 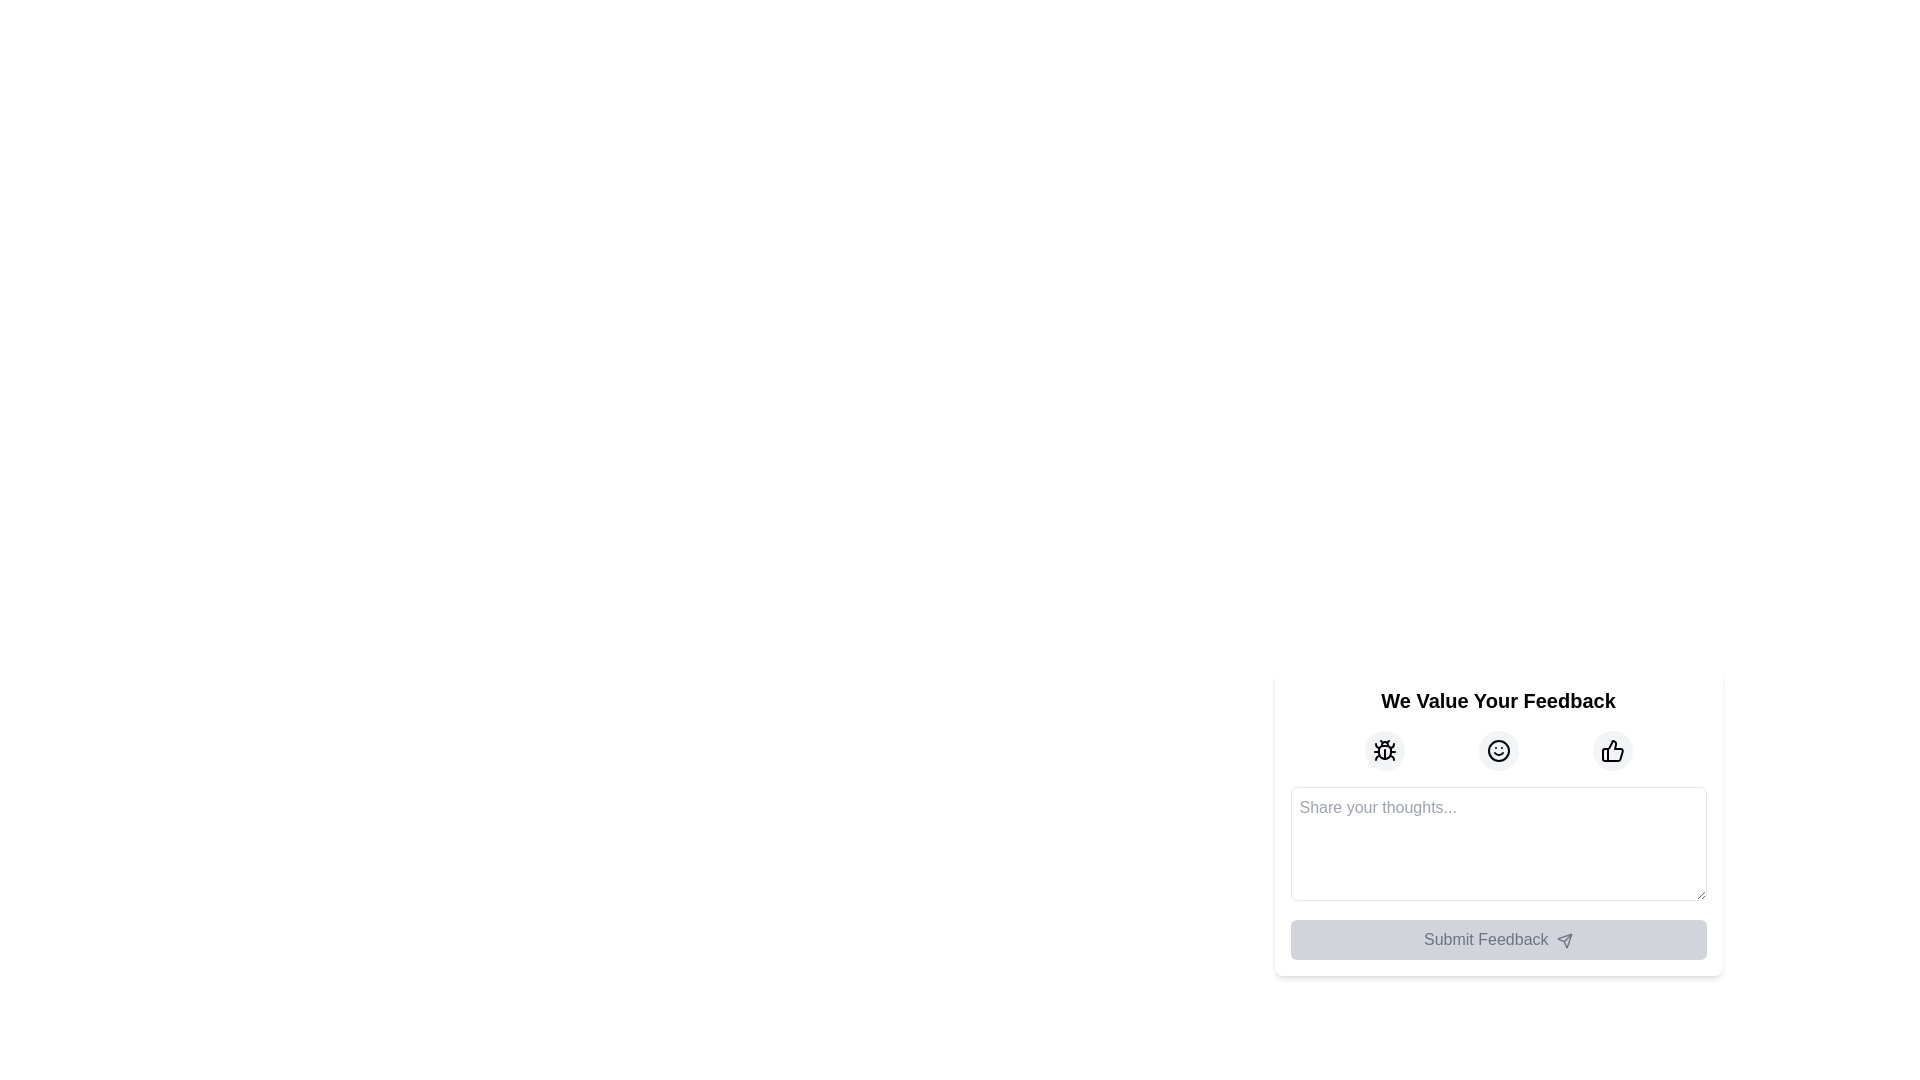 What do you see at coordinates (1612, 751) in the screenshot?
I see `the thumbs-up button located in the top-right corner of the feedback modal to provide positive feedback` at bounding box center [1612, 751].